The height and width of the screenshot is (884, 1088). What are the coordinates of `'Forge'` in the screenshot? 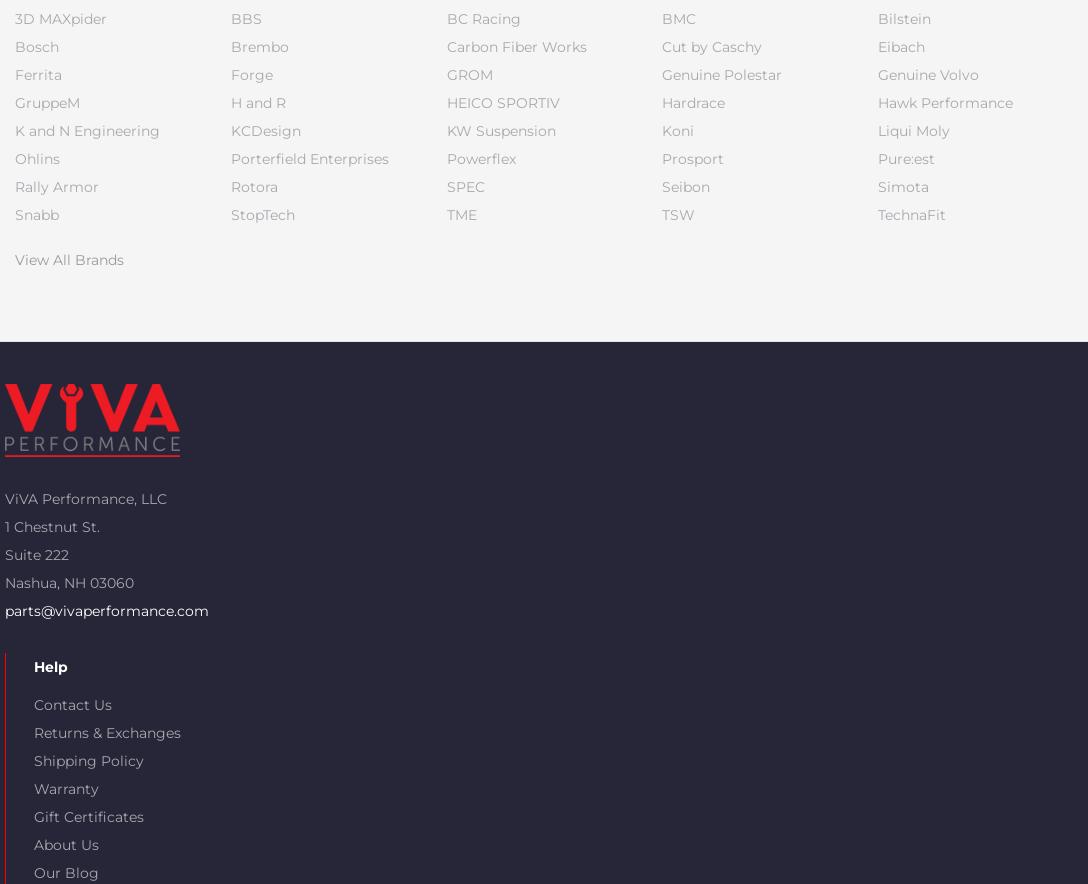 It's located at (250, 74).